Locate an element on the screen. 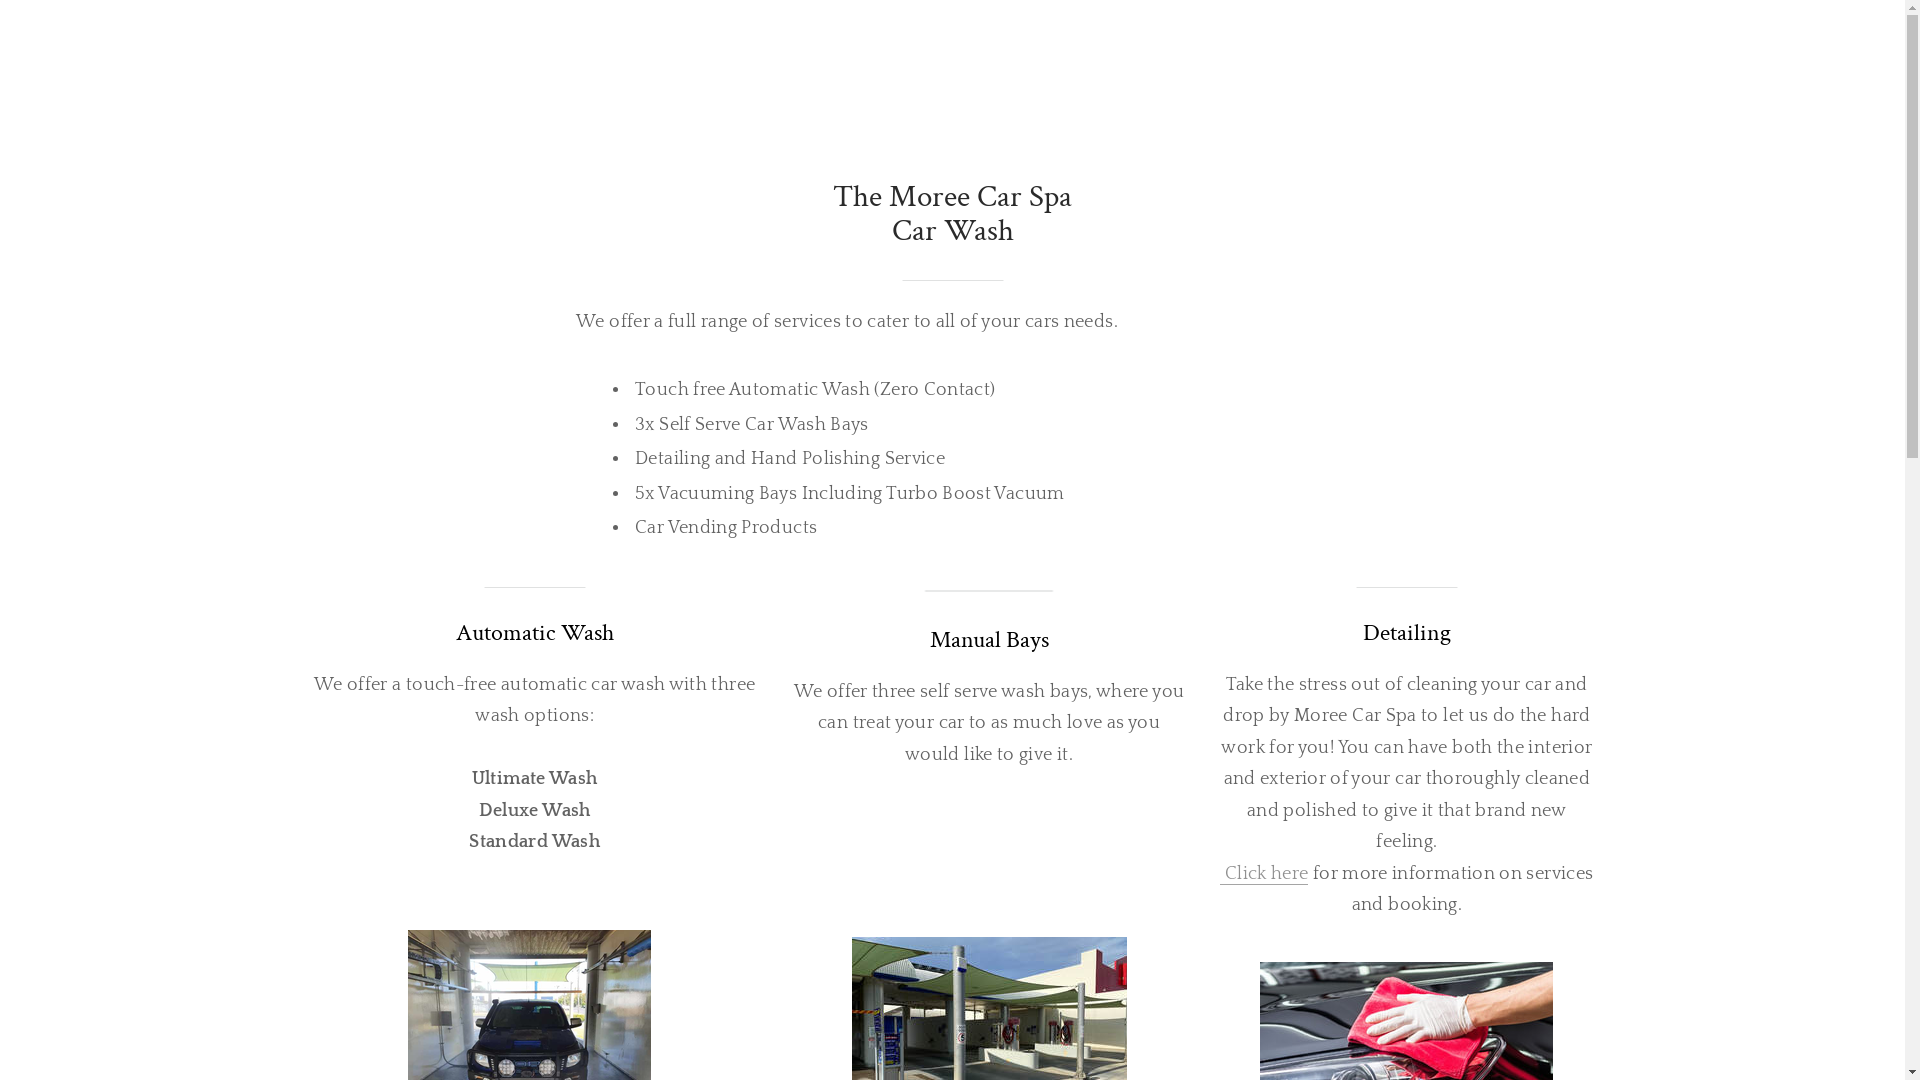 This screenshot has height=1080, width=1920. ' Click here' is located at coordinates (1262, 873).